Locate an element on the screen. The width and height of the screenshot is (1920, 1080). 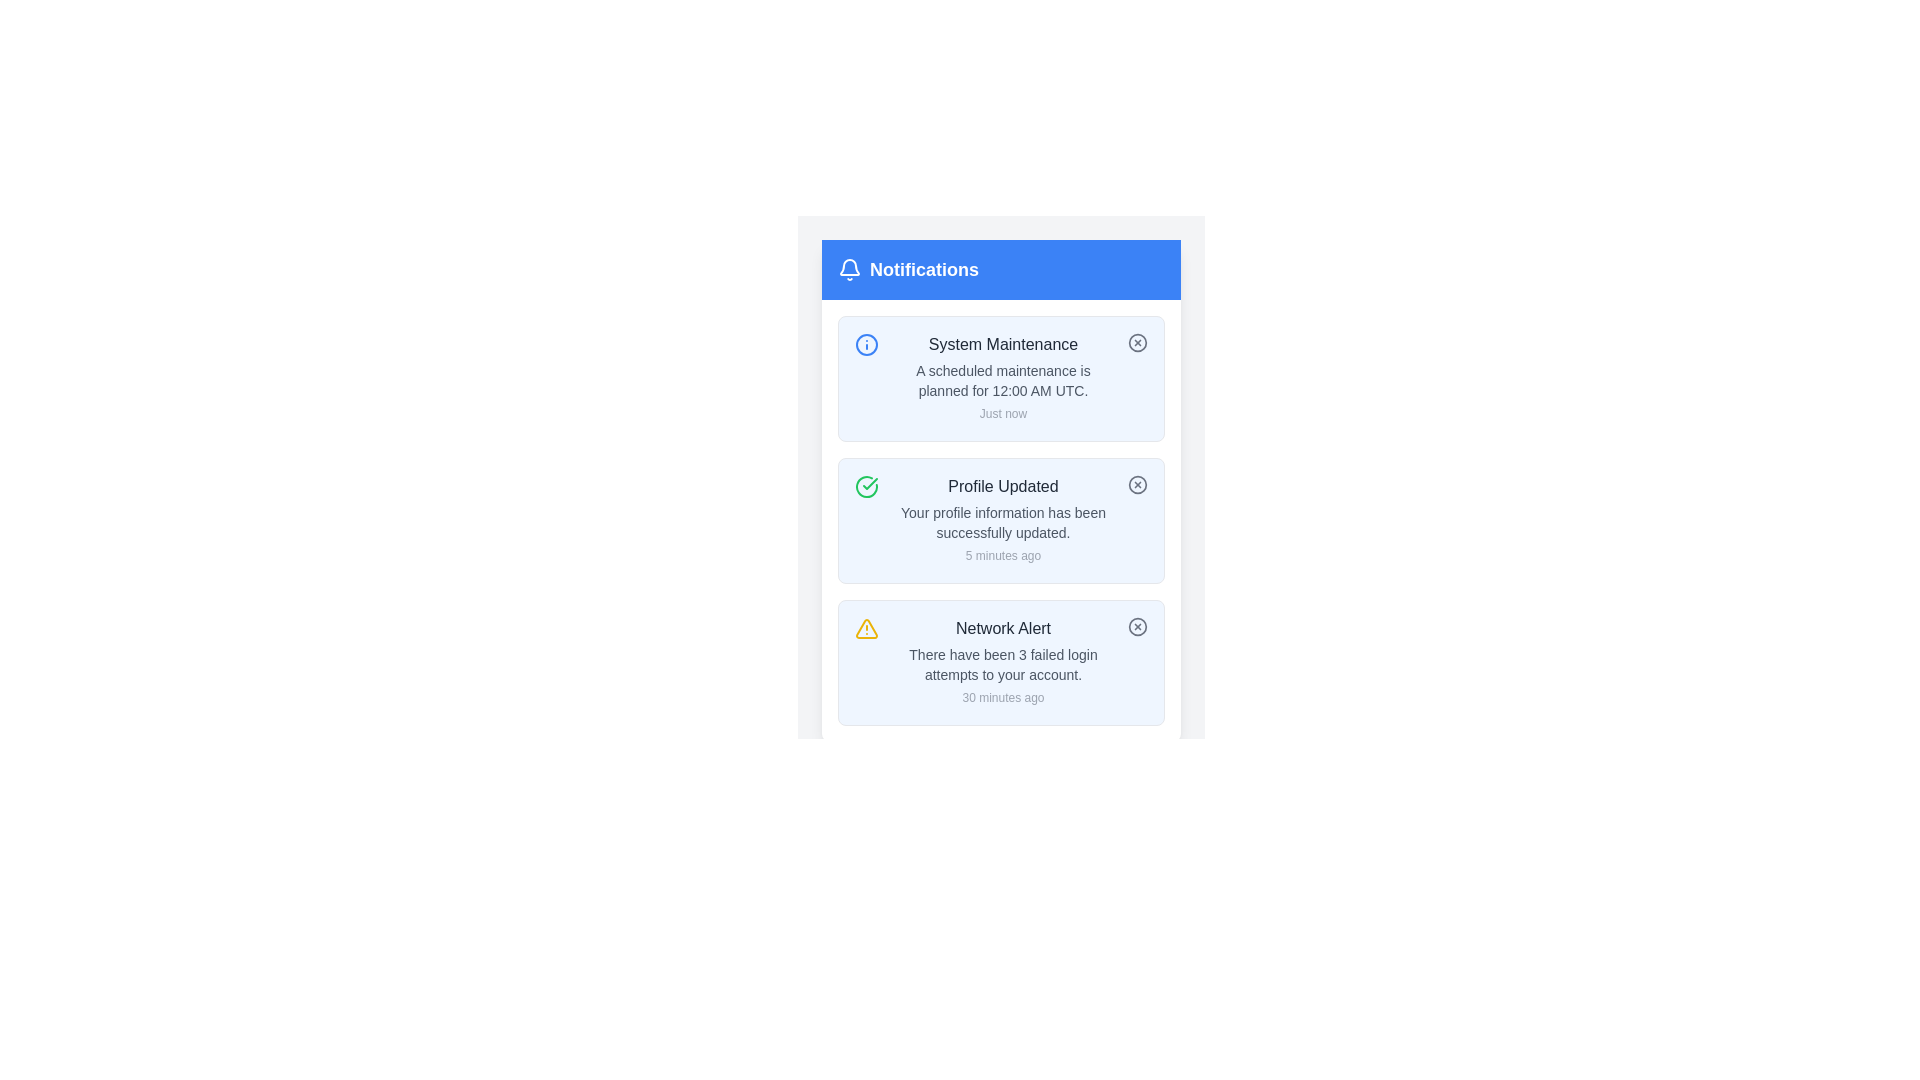
the text element that indicates the time elapsed since the notification was generated, located under the 'Notifications' section, to the right and below the description of failed login attempts is located at coordinates (1003, 697).